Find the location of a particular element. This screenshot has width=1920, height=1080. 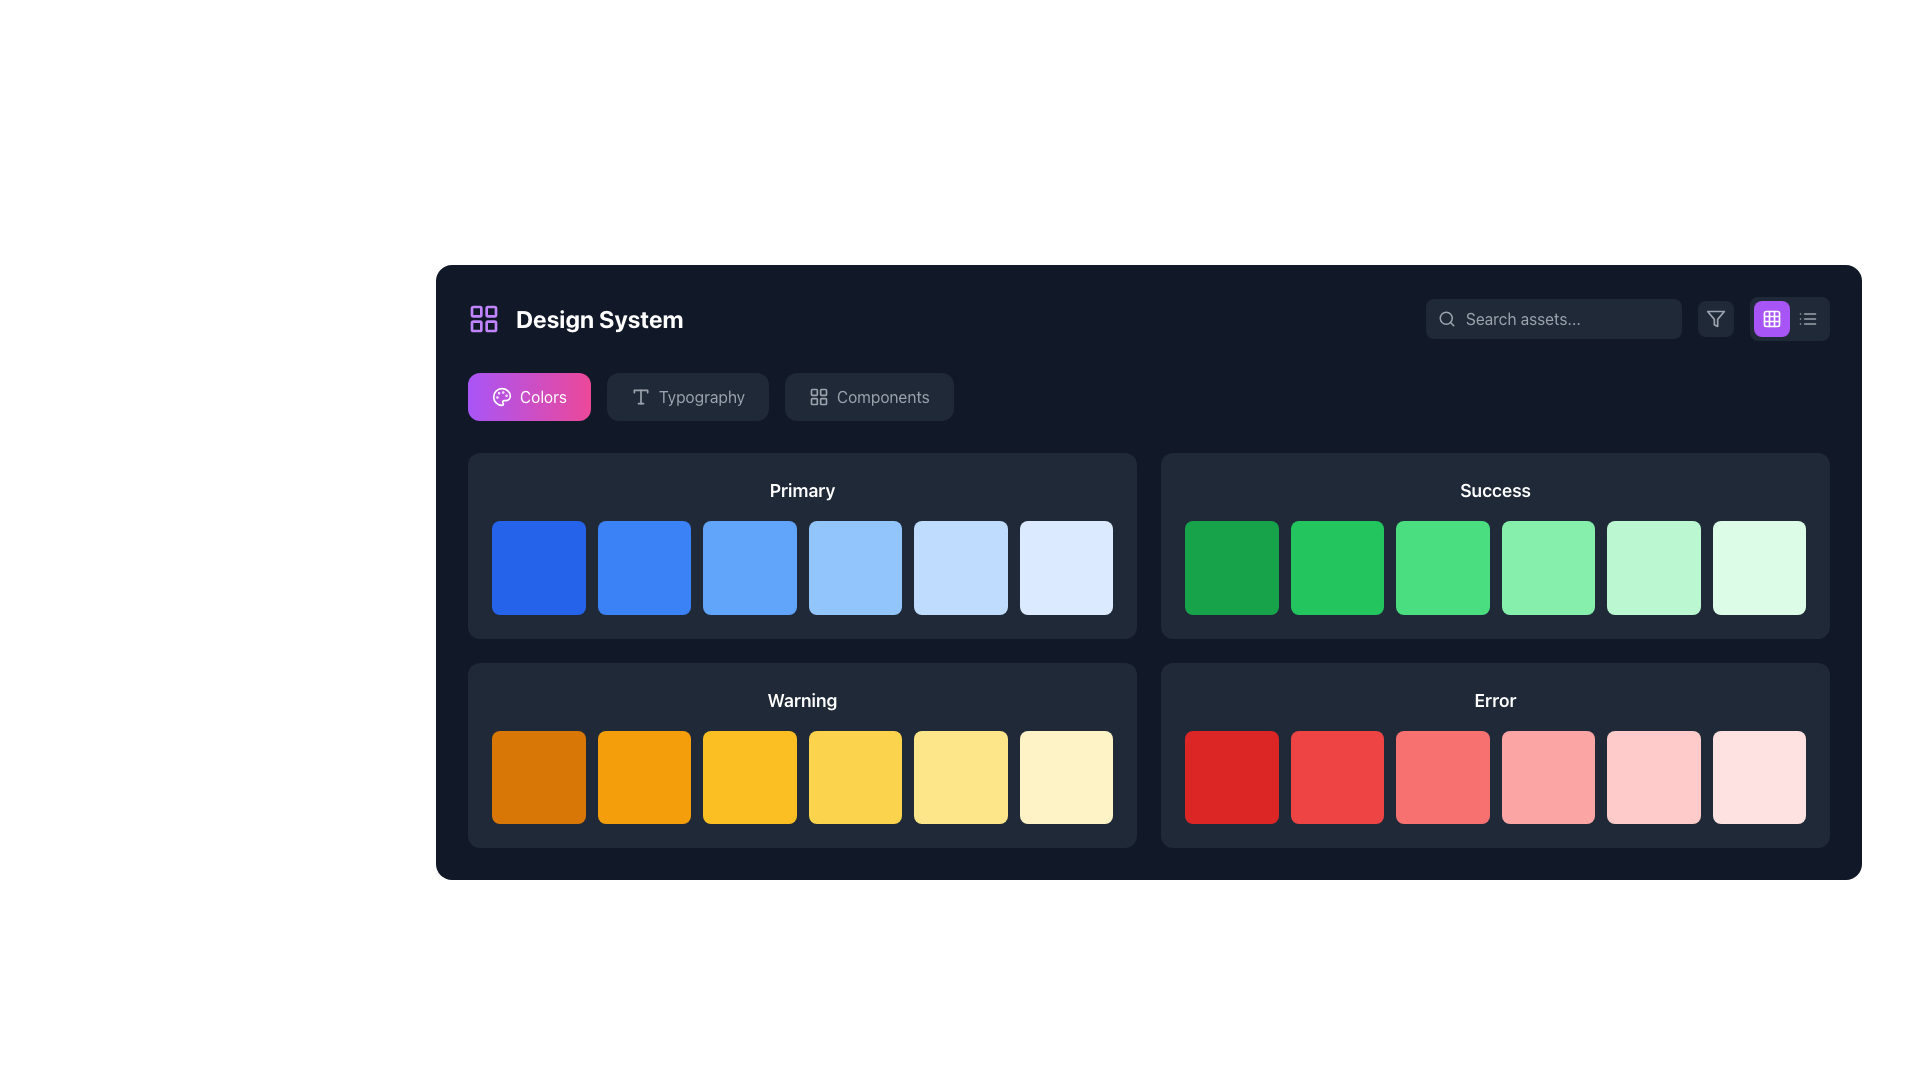

the fifth square from the left in the 'Error' section of the color categories for interaction is located at coordinates (1549, 778).